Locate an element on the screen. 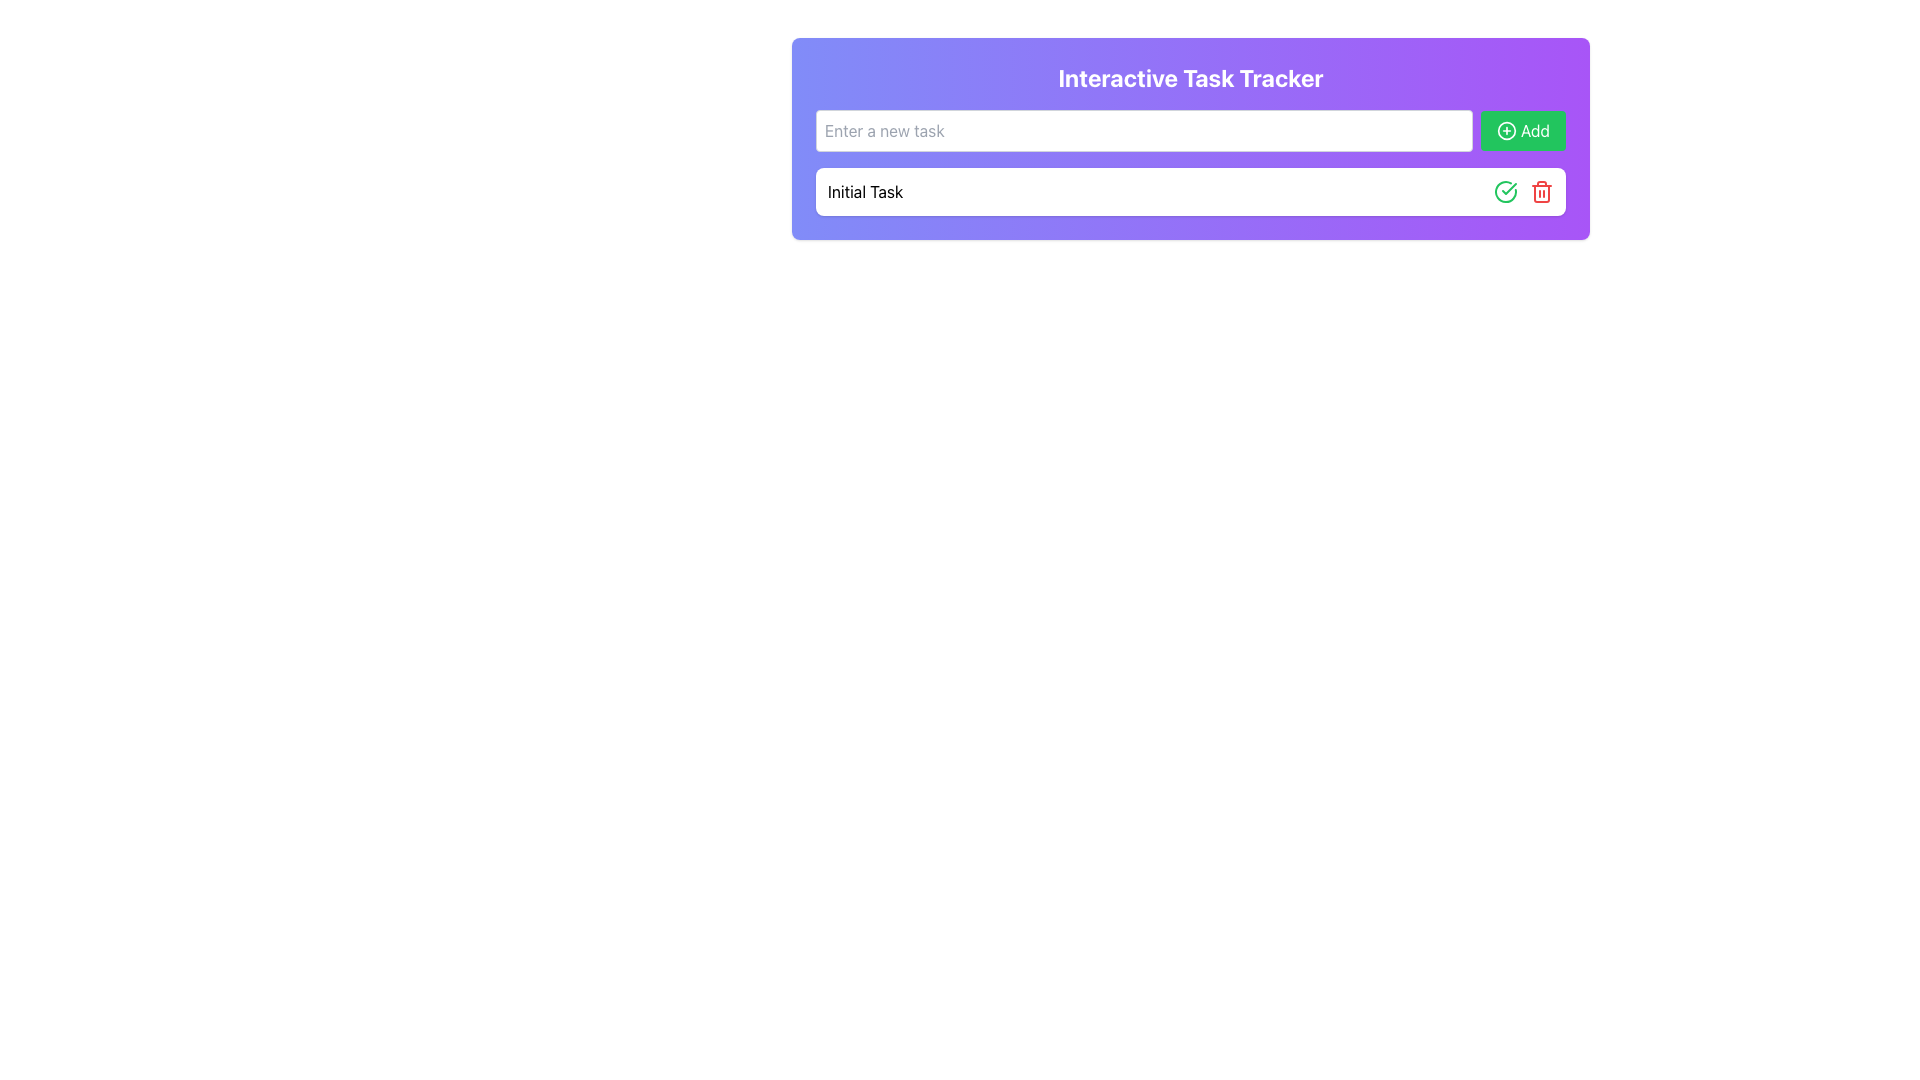  the checkmark icon located near the right side of the task input section is located at coordinates (1509, 189).